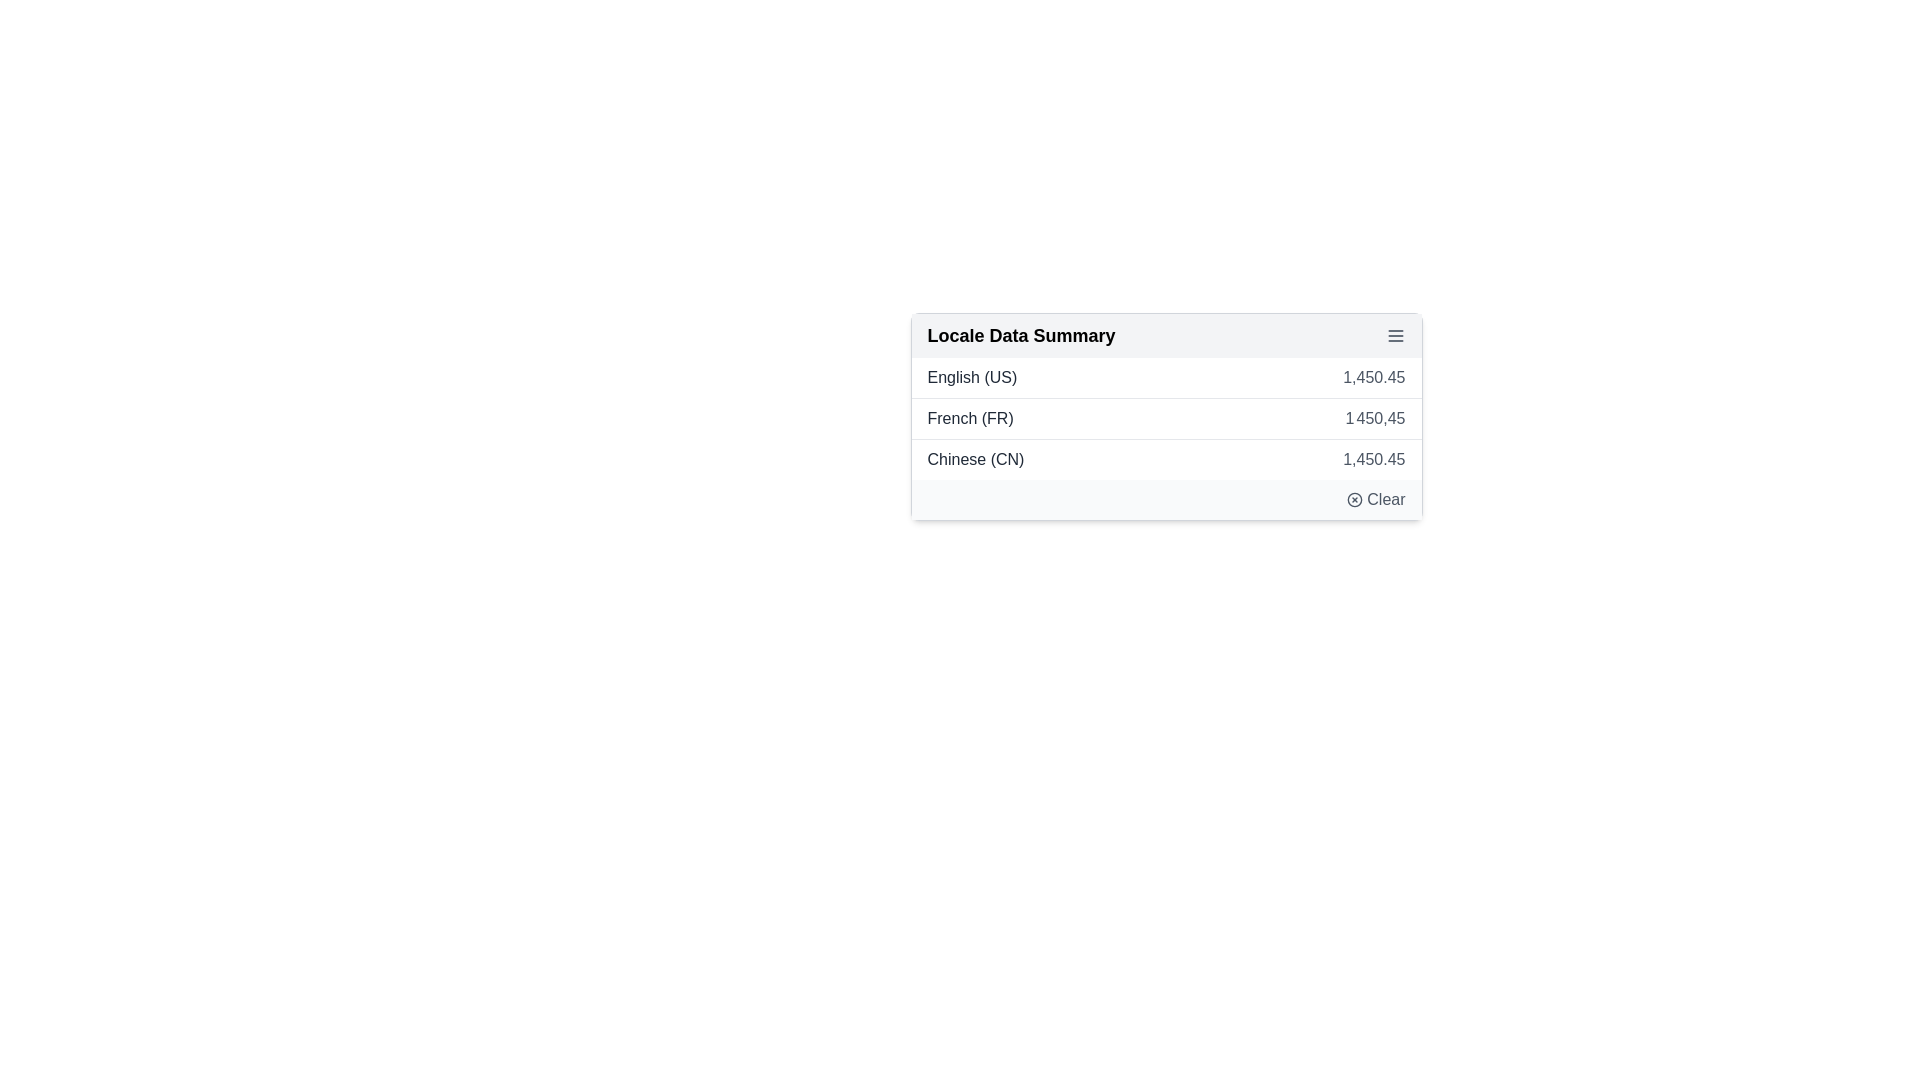  What do you see at coordinates (975, 459) in the screenshot?
I see `the language displayed` at bounding box center [975, 459].